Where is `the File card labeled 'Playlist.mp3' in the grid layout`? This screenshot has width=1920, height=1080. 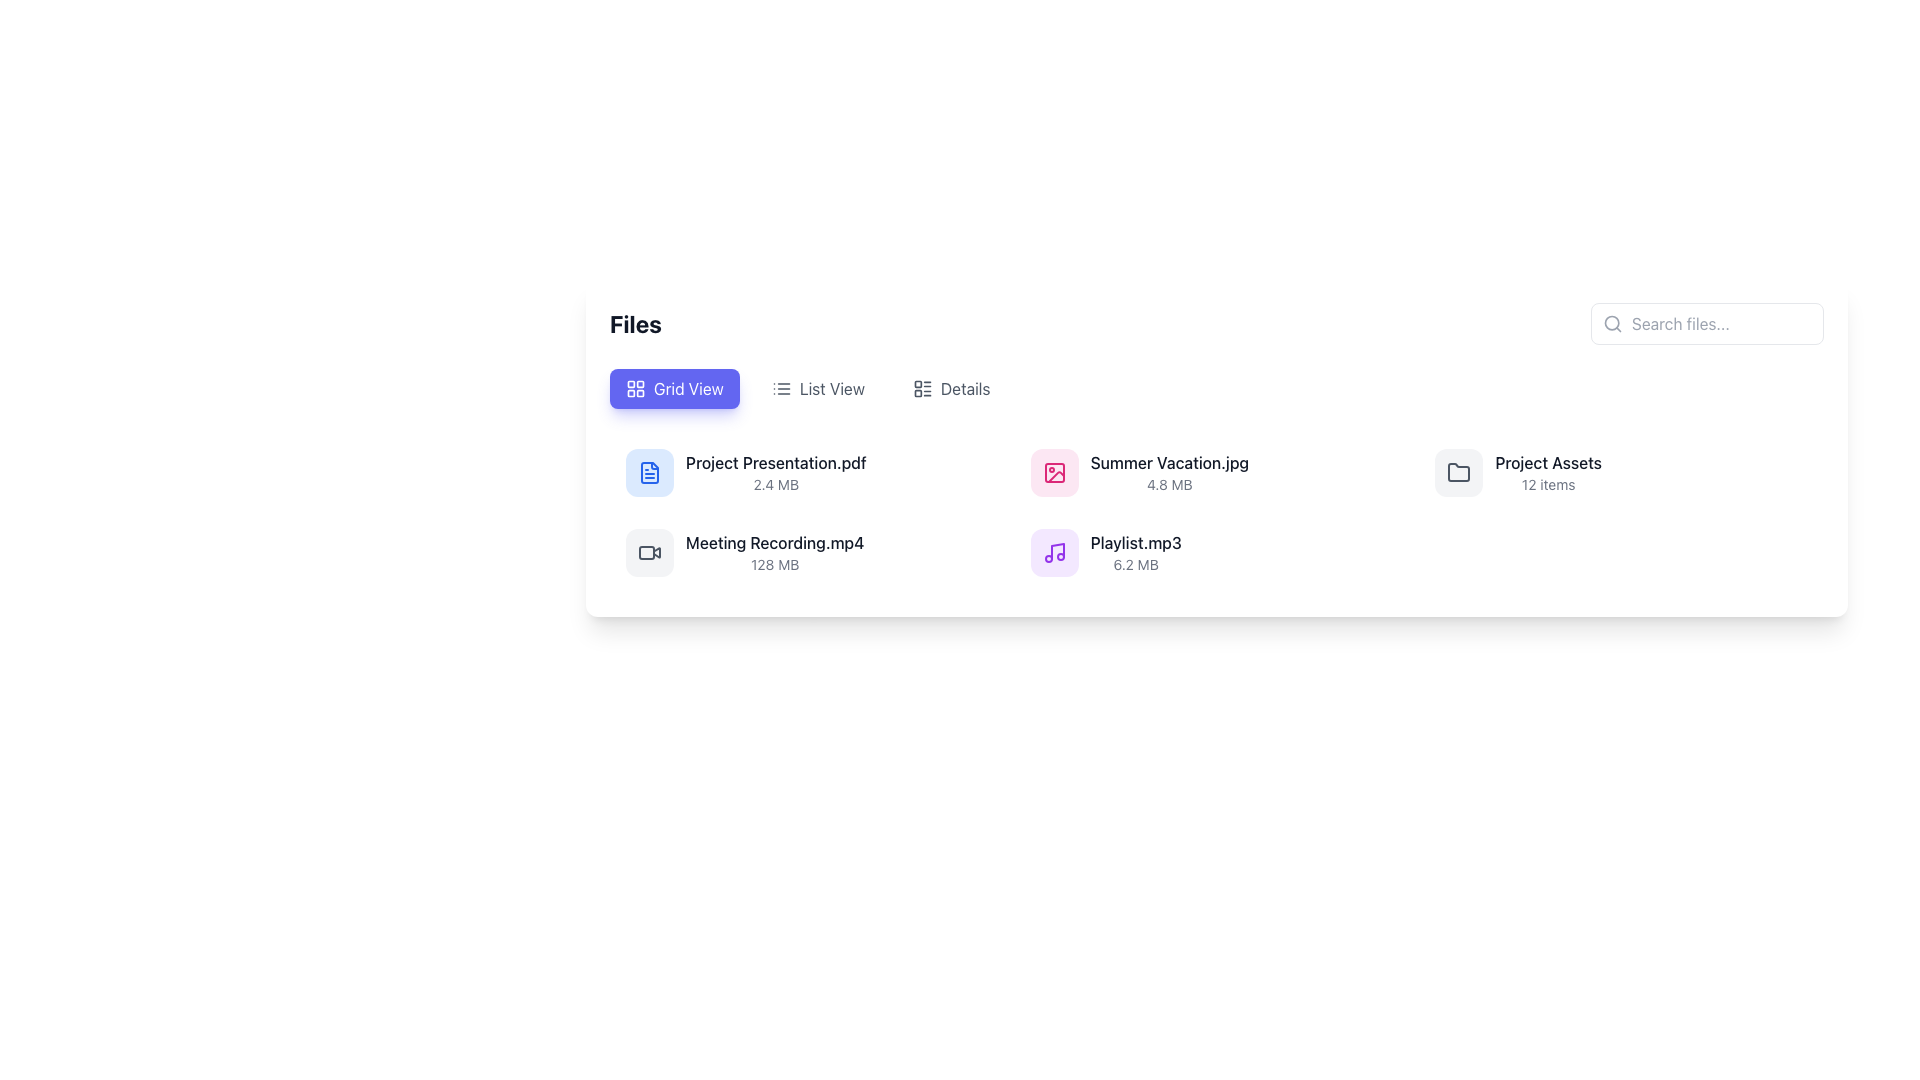 the File card labeled 'Playlist.mp3' in the grid layout is located at coordinates (1215, 552).